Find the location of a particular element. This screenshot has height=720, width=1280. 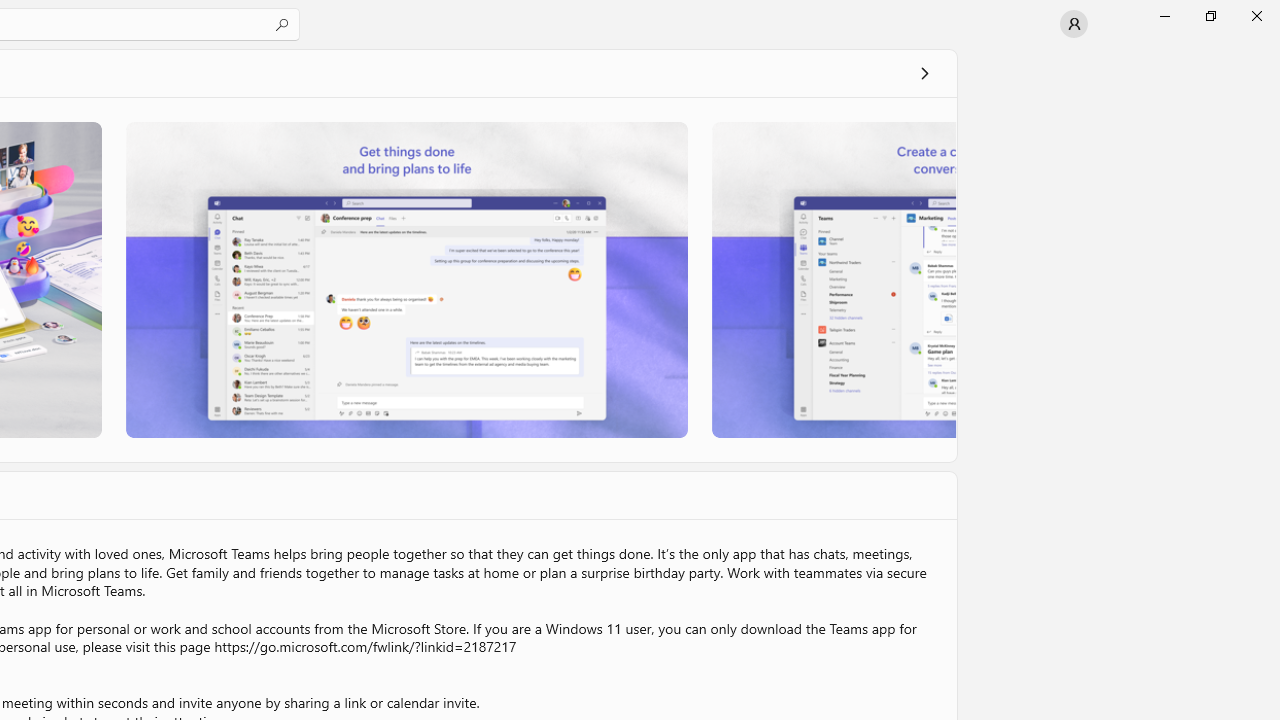

'Screenshot 3' is located at coordinates (833, 279).